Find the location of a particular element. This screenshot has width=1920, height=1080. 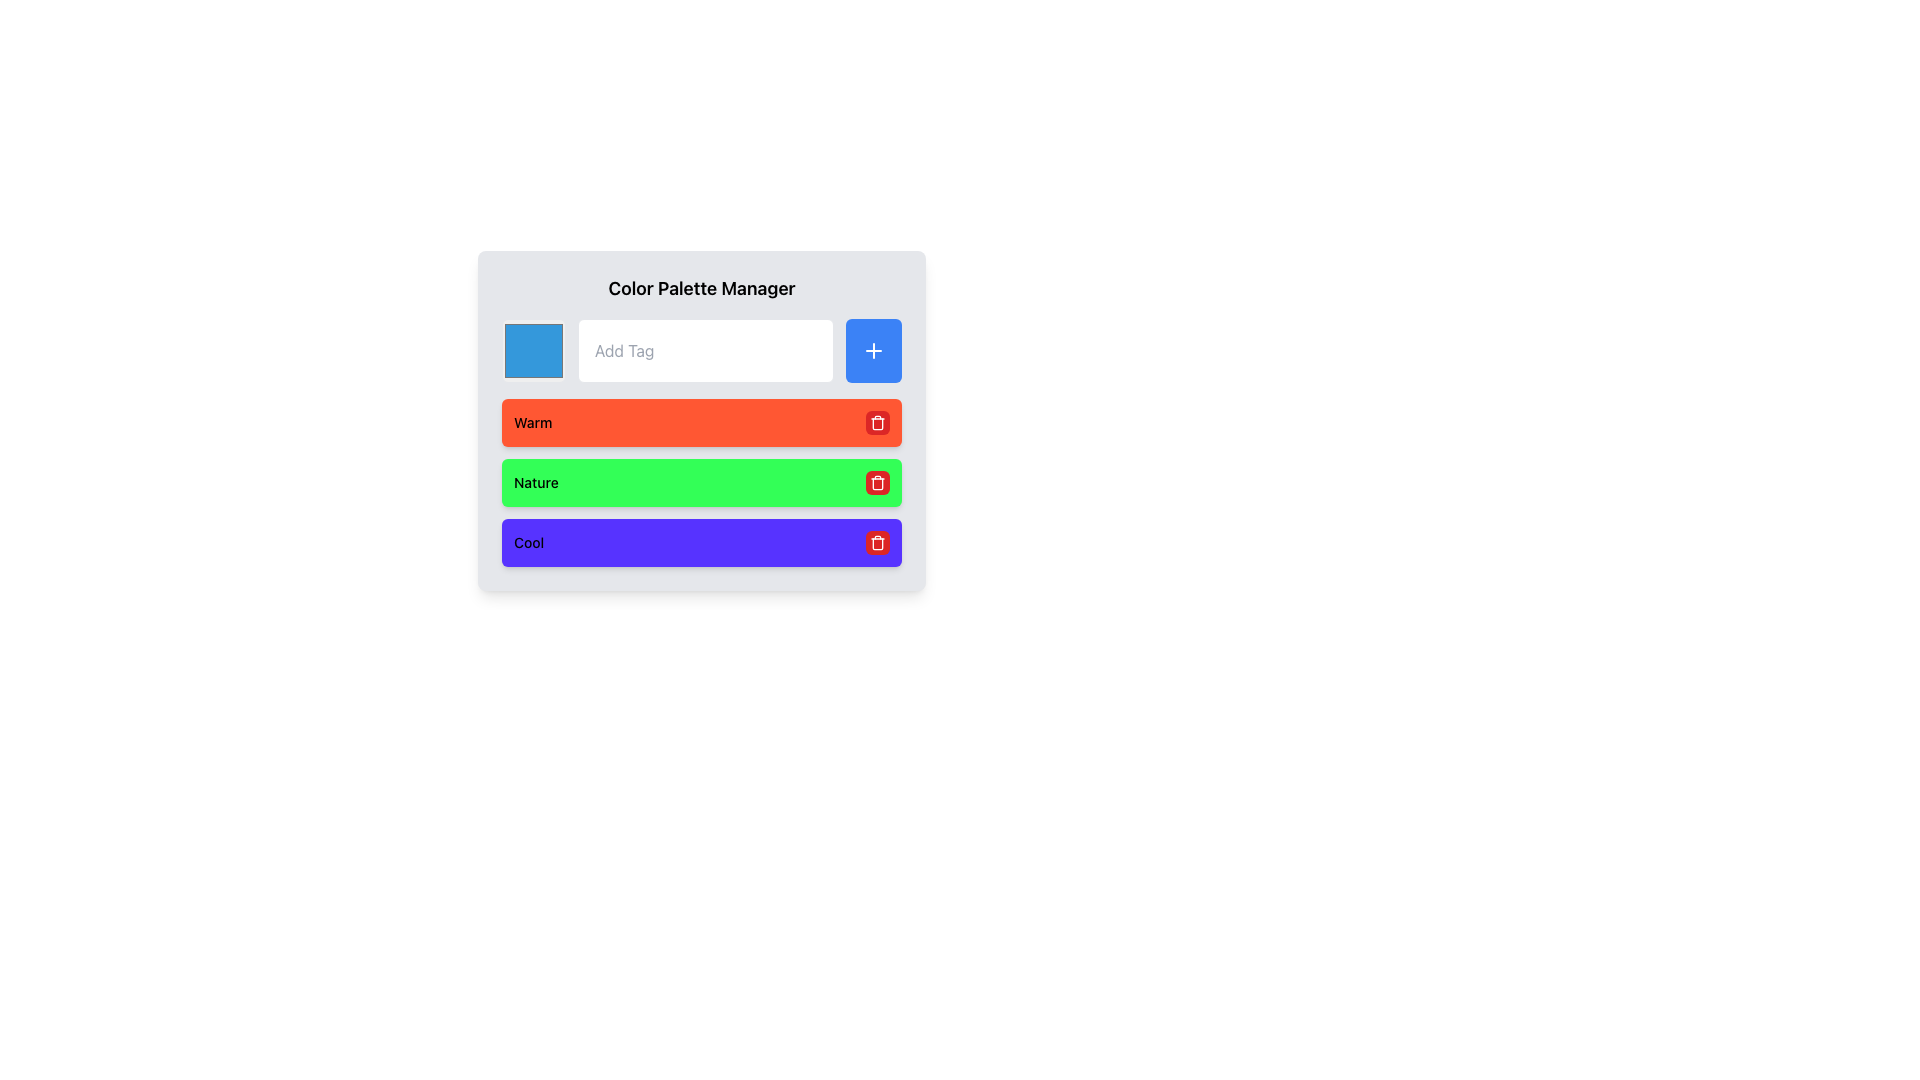

the rightmost delete button in the green 'Nature' section is located at coordinates (878, 482).